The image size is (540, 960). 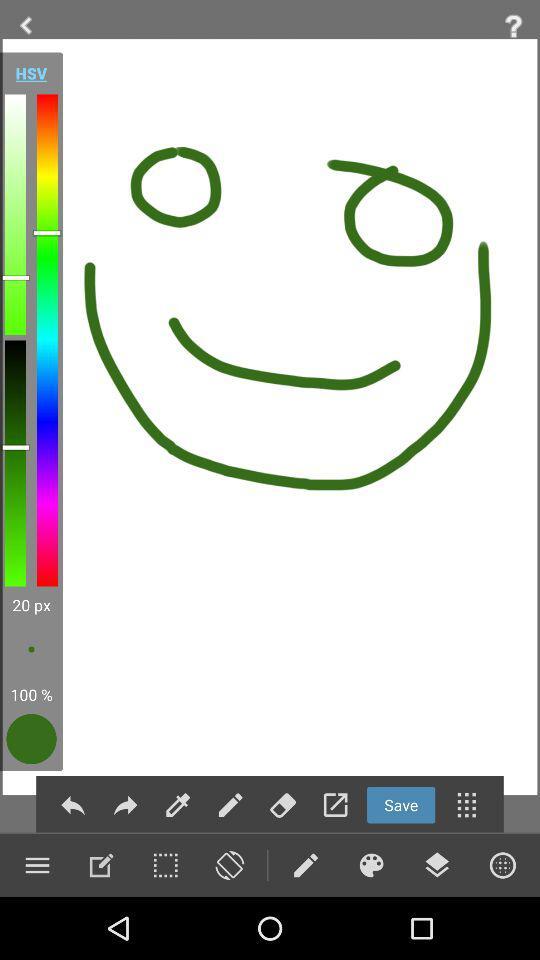 I want to click on screen shot option, so click(x=228, y=864).